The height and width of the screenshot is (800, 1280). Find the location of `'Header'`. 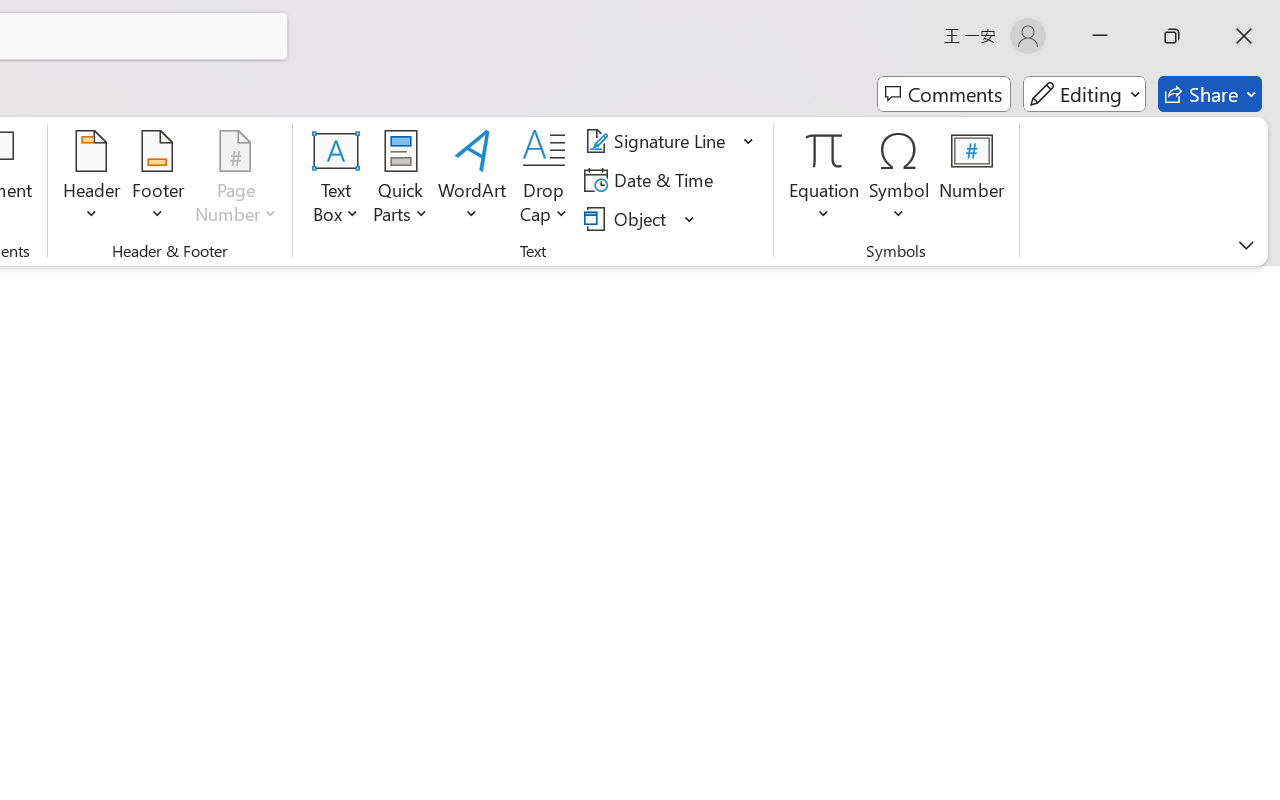

'Header' is located at coordinates (91, 179).